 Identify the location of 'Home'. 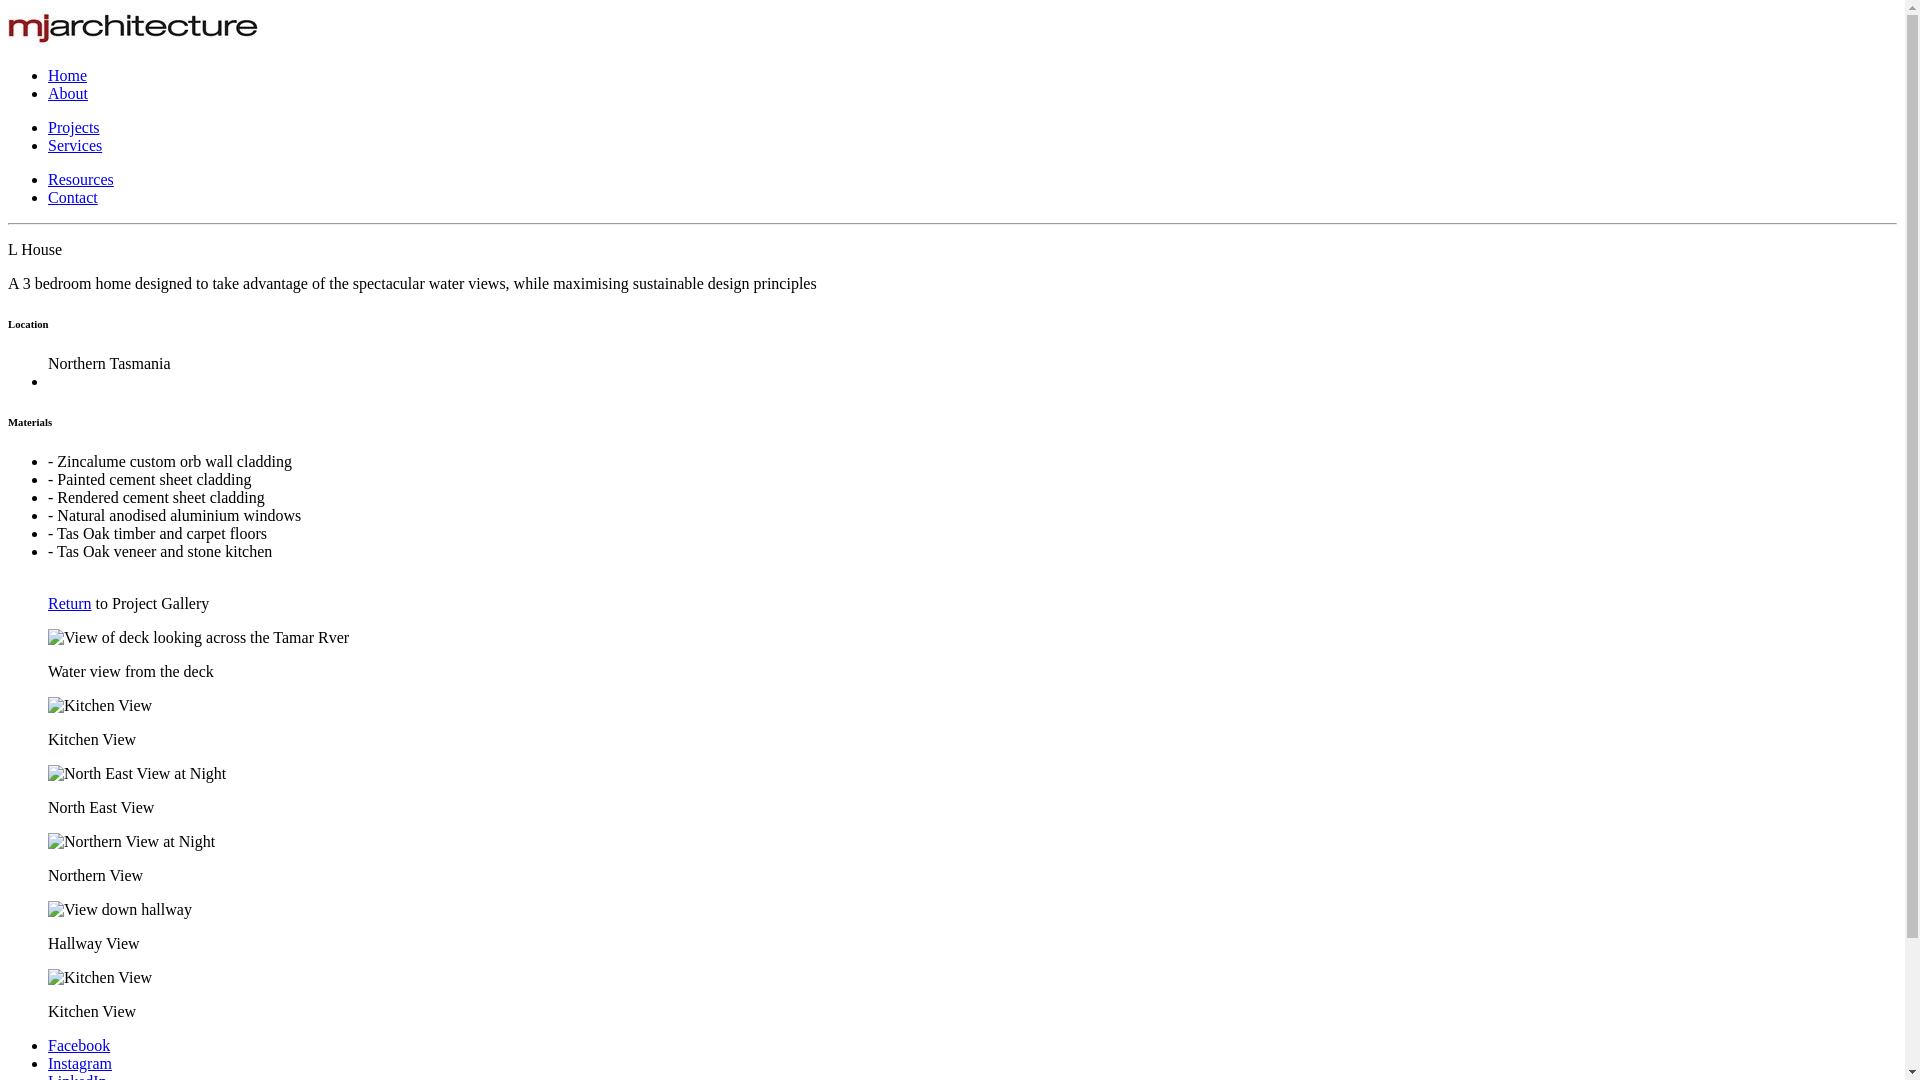
(48, 74).